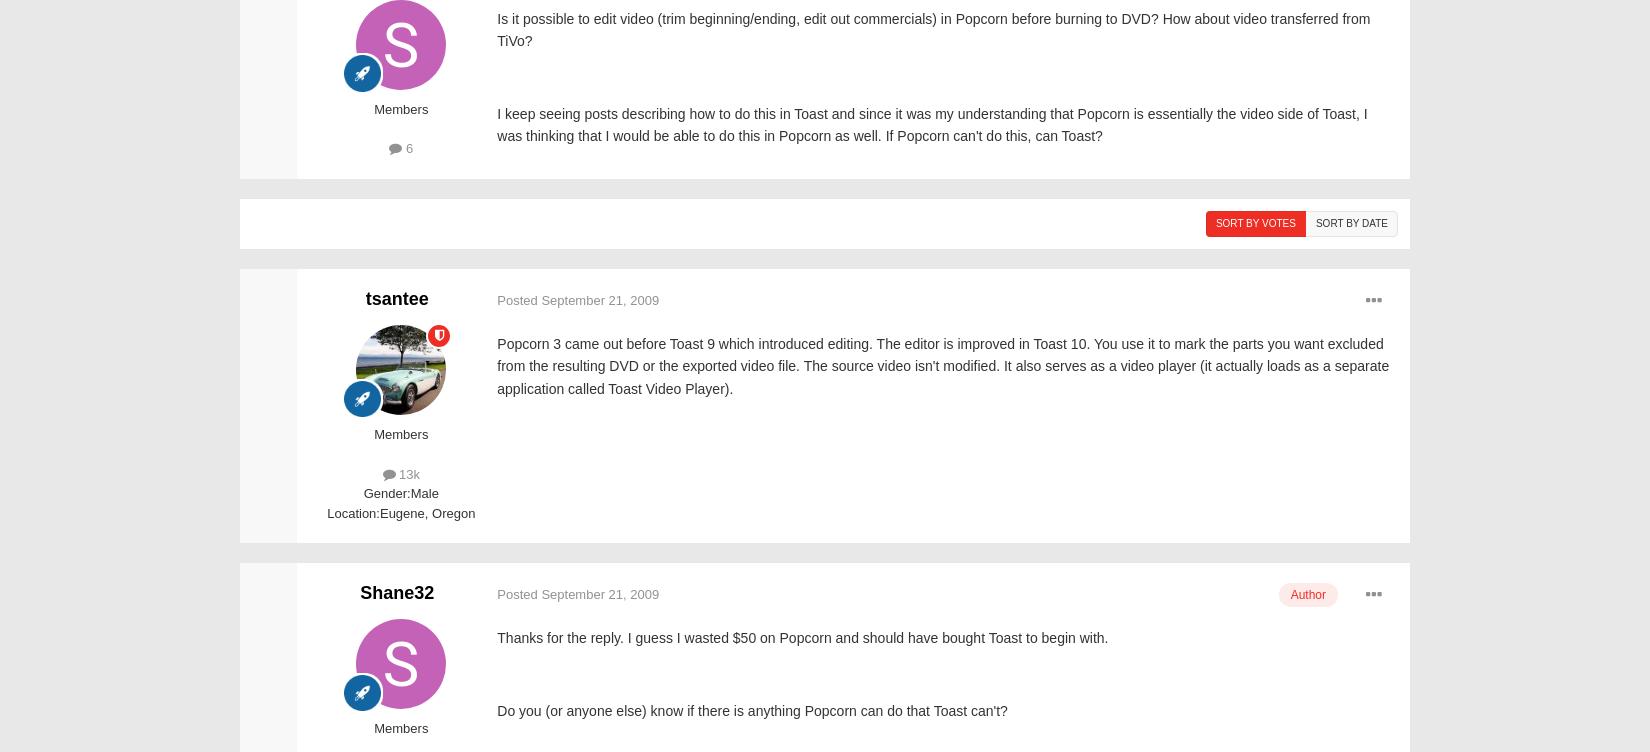  I want to click on 'Eugene, Oregon', so click(426, 511).